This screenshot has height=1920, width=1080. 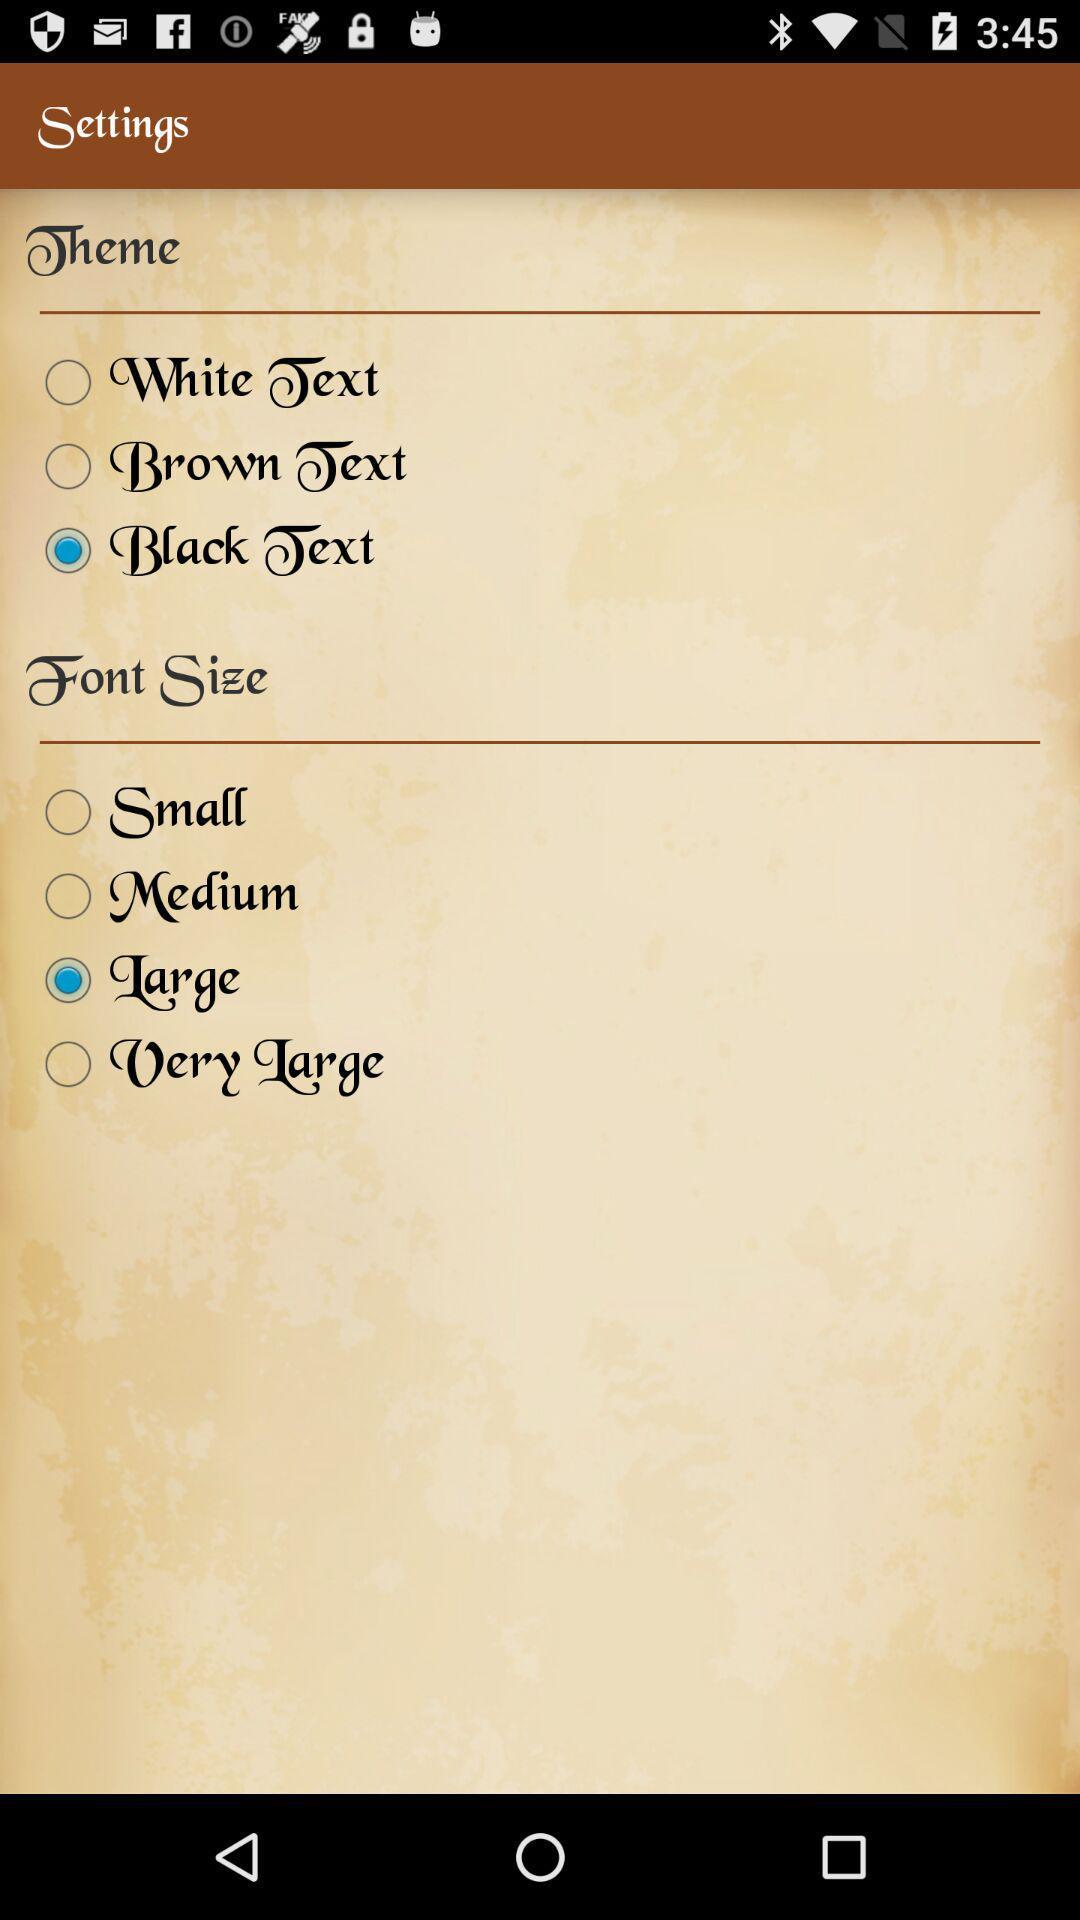 What do you see at coordinates (200, 550) in the screenshot?
I see `item below brown text item` at bounding box center [200, 550].